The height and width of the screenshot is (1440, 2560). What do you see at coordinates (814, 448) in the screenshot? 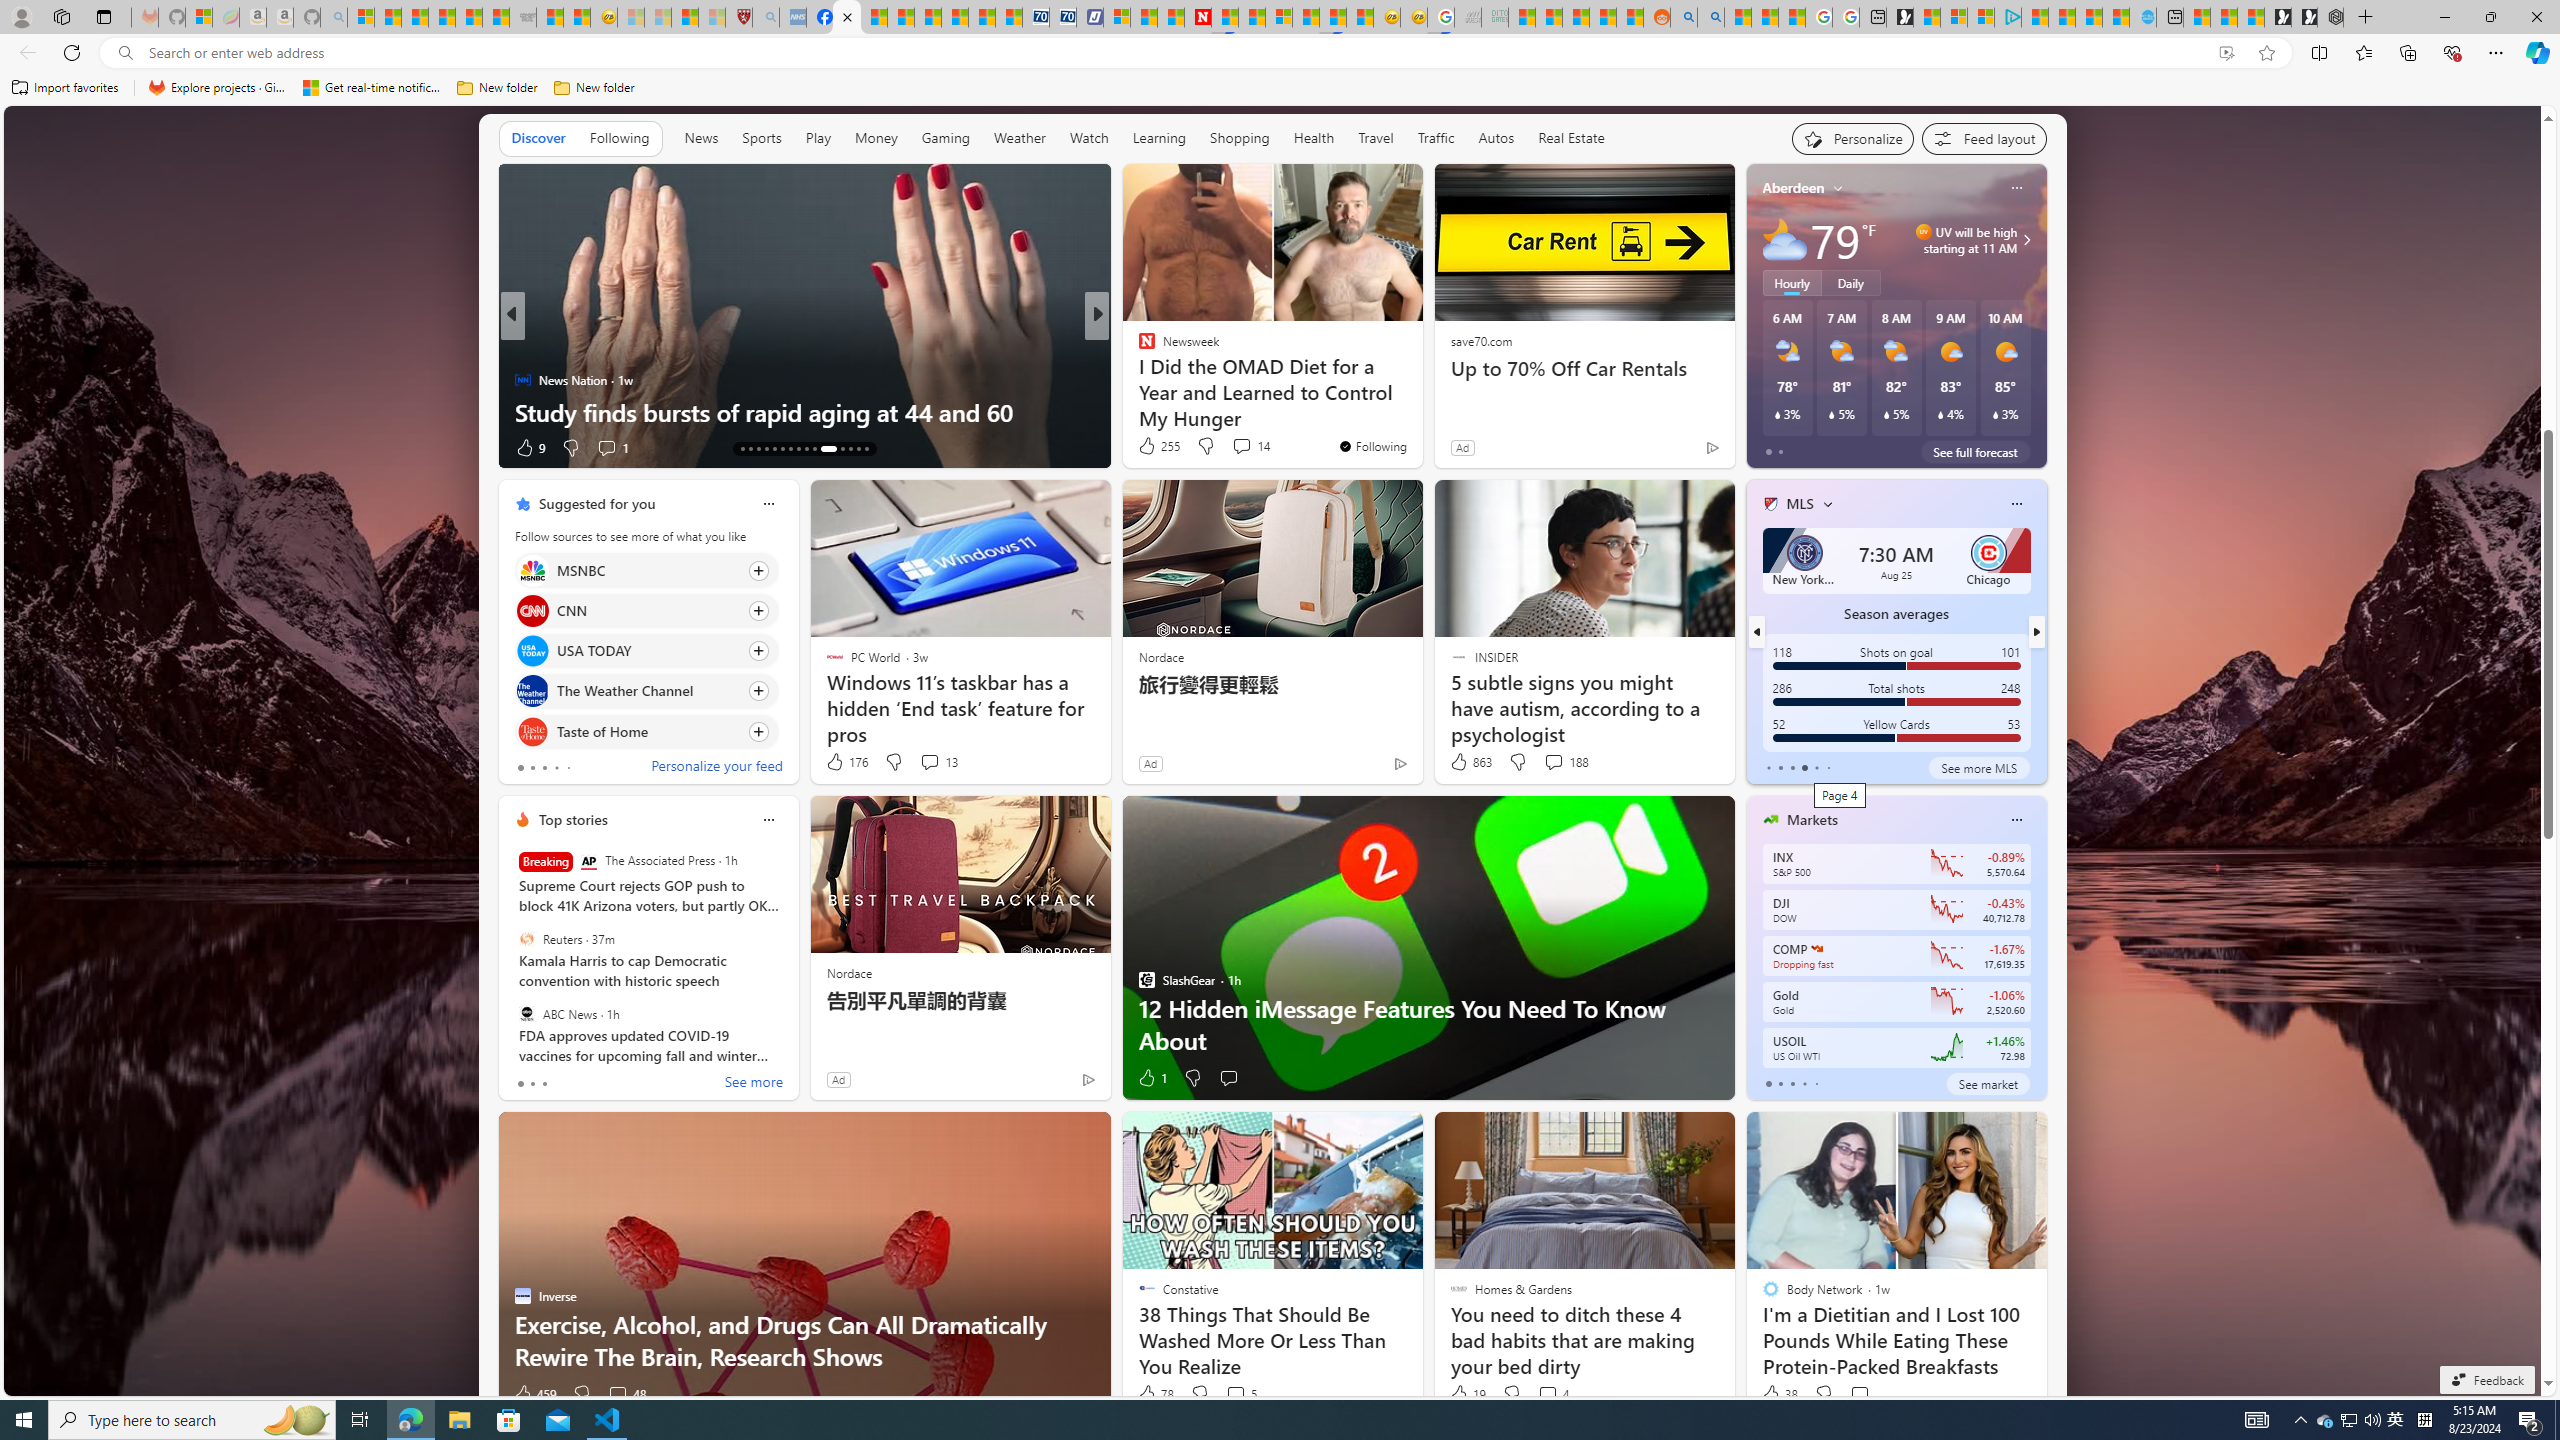
I see `'AutomationID: tab-75'` at bounding box center [814, 448].